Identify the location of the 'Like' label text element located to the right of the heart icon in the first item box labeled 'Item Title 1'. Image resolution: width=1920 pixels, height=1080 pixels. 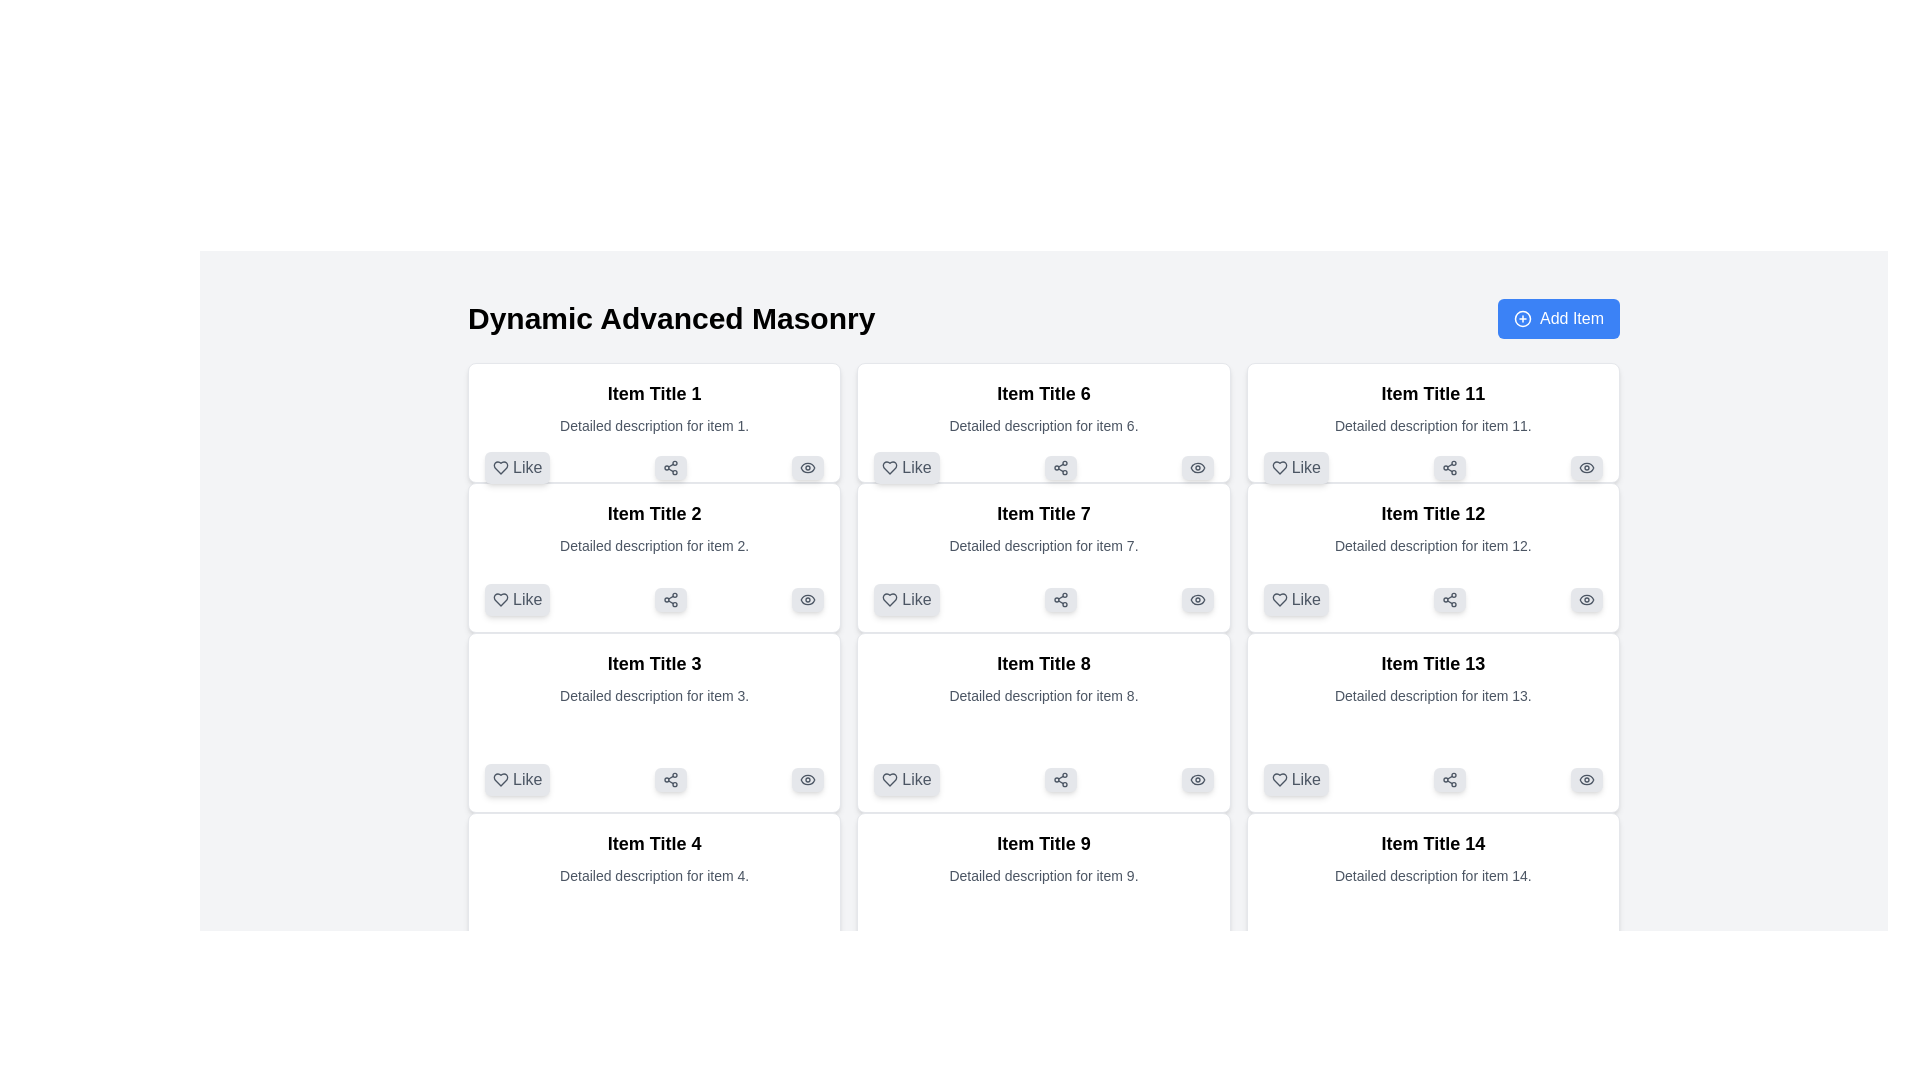
(527, 467).